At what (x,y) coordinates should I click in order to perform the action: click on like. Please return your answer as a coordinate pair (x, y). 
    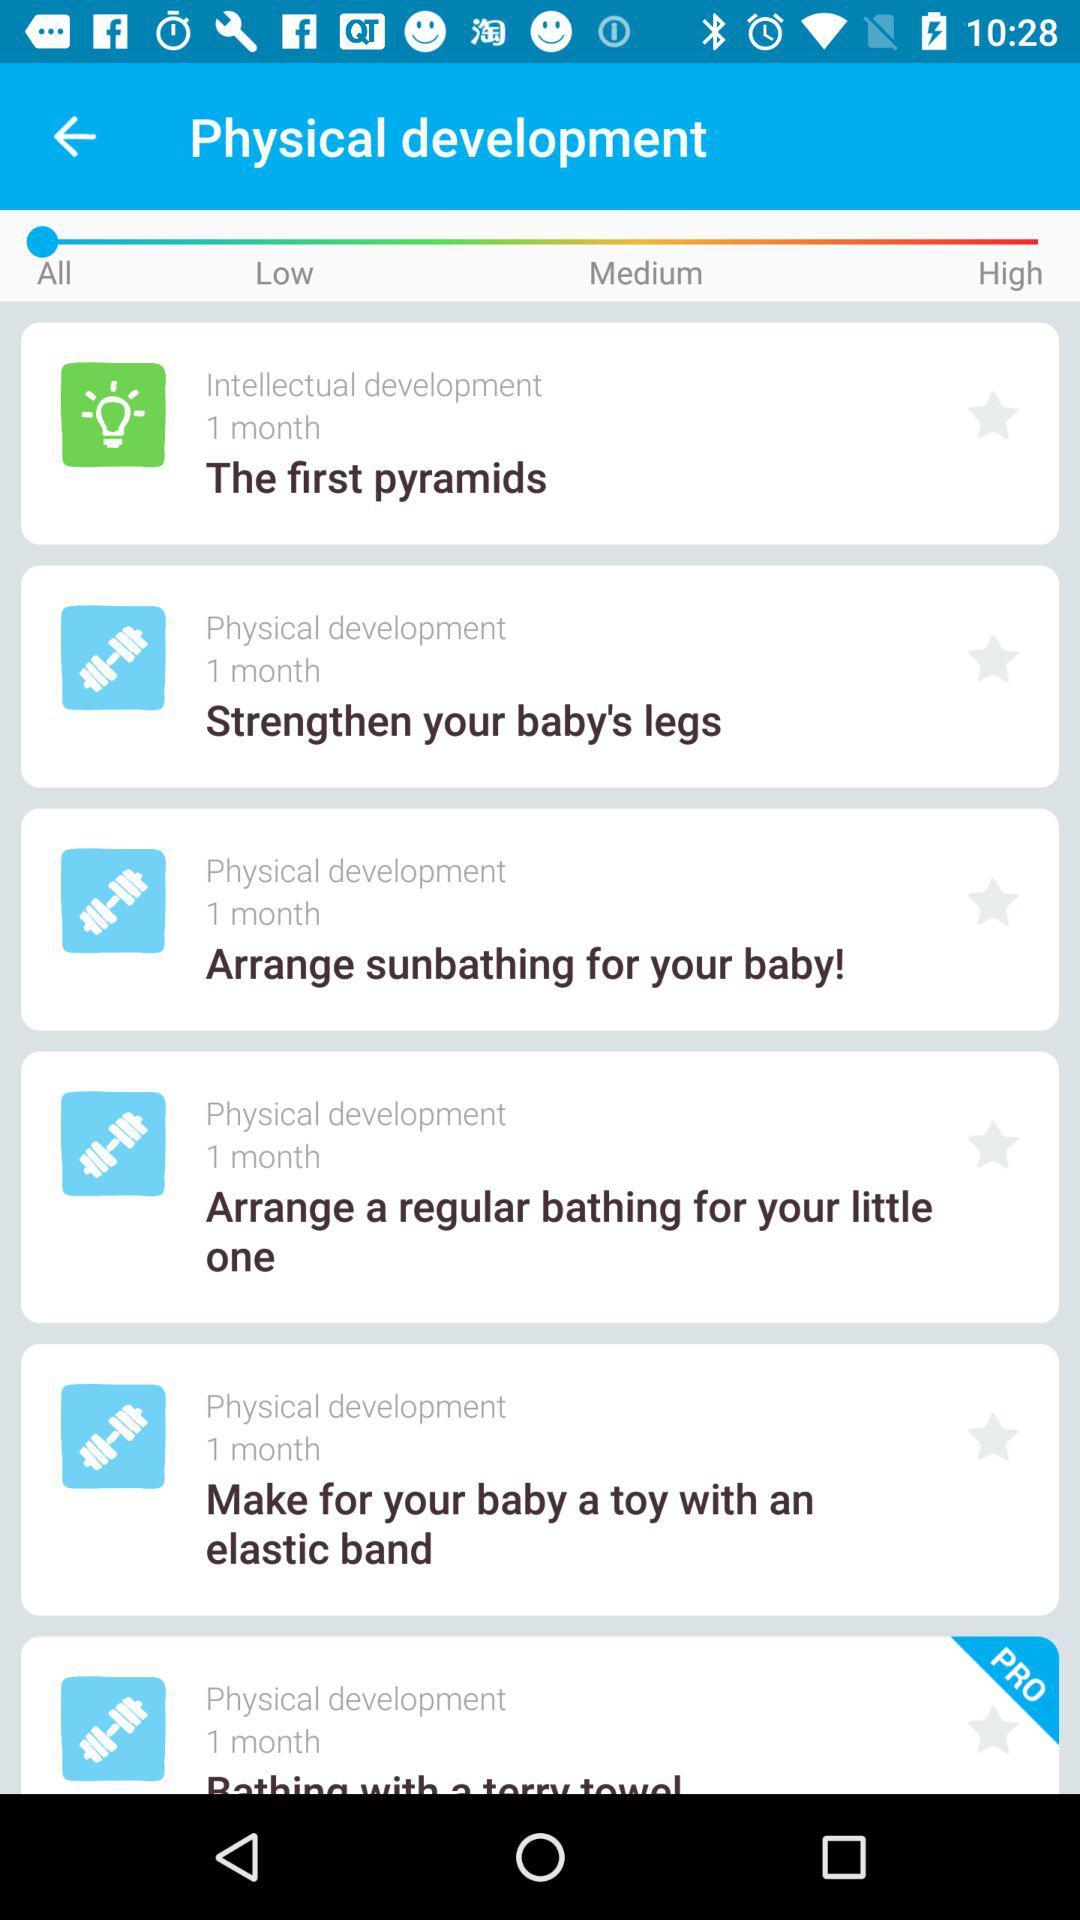
    Looking at the image, I should click on (993, 658).